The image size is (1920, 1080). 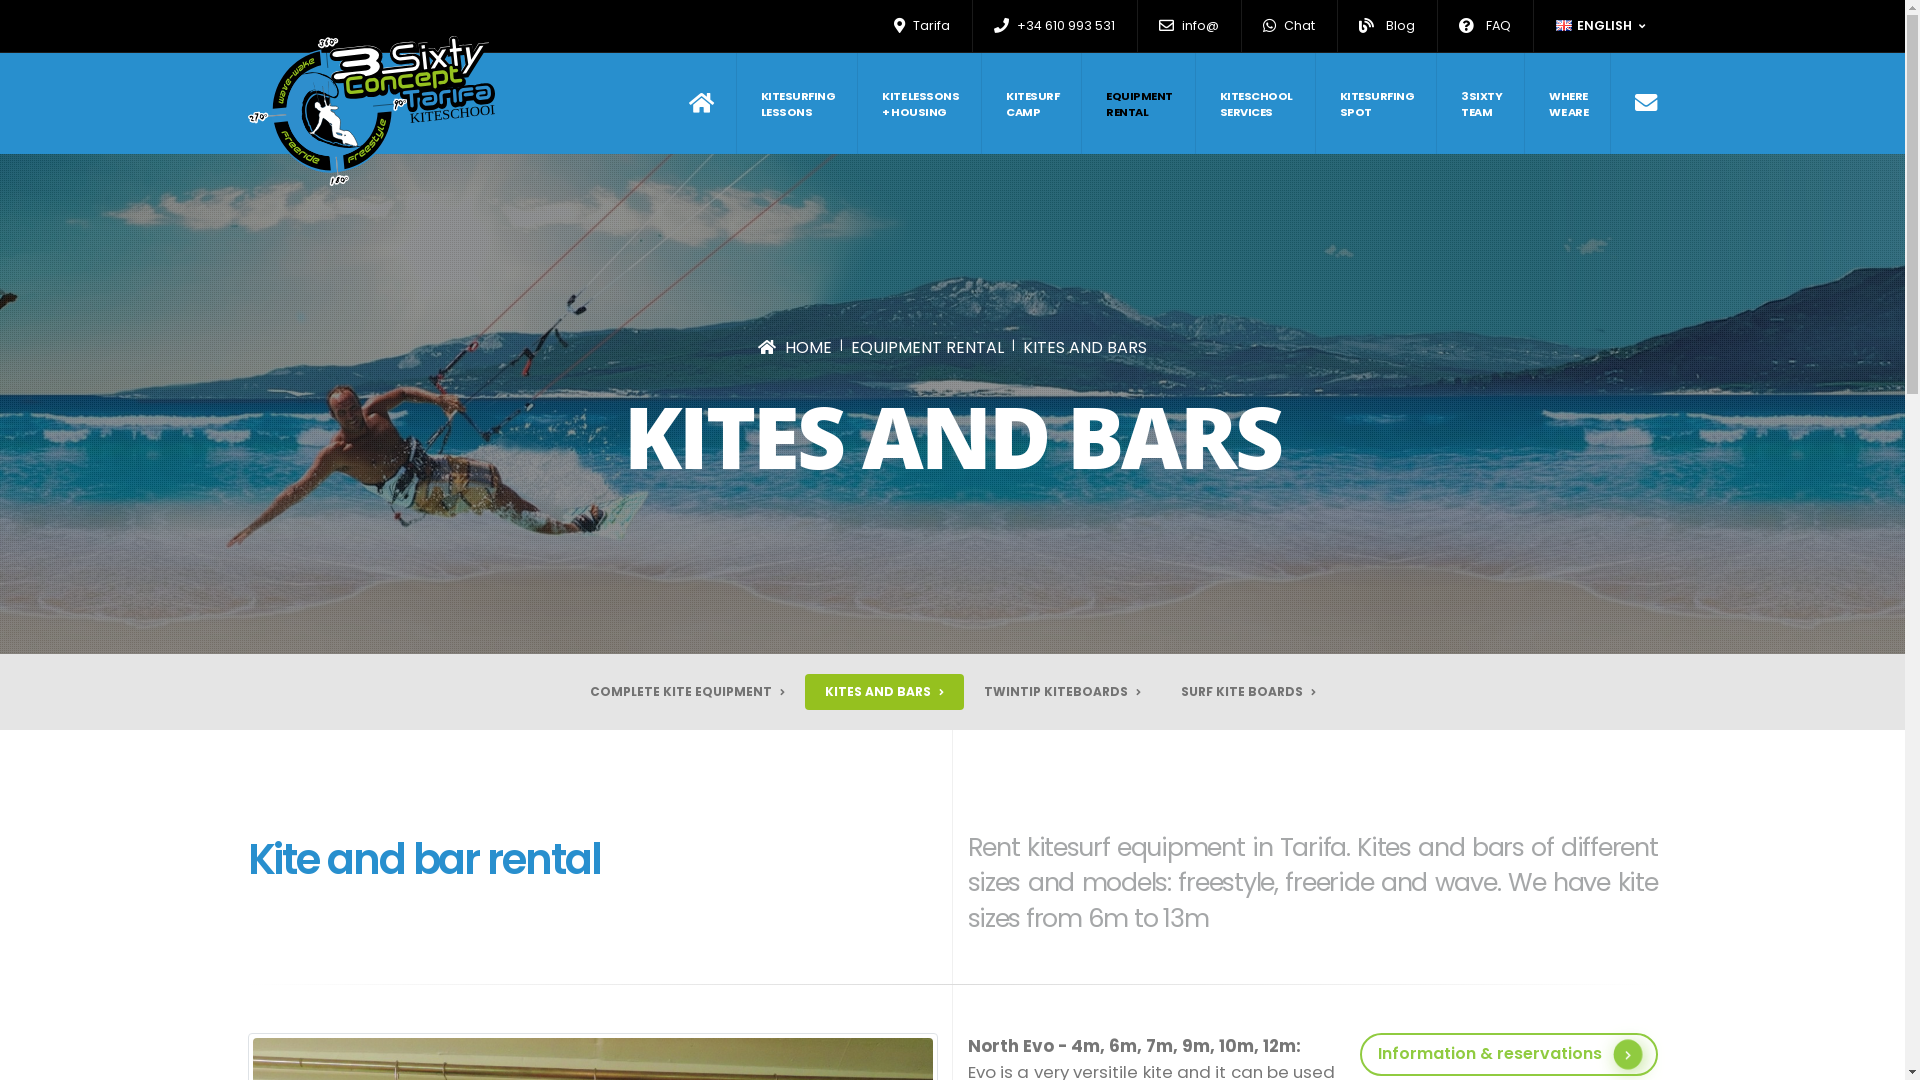 I want to click on 'Tarifa', so click(x=920, y=26).